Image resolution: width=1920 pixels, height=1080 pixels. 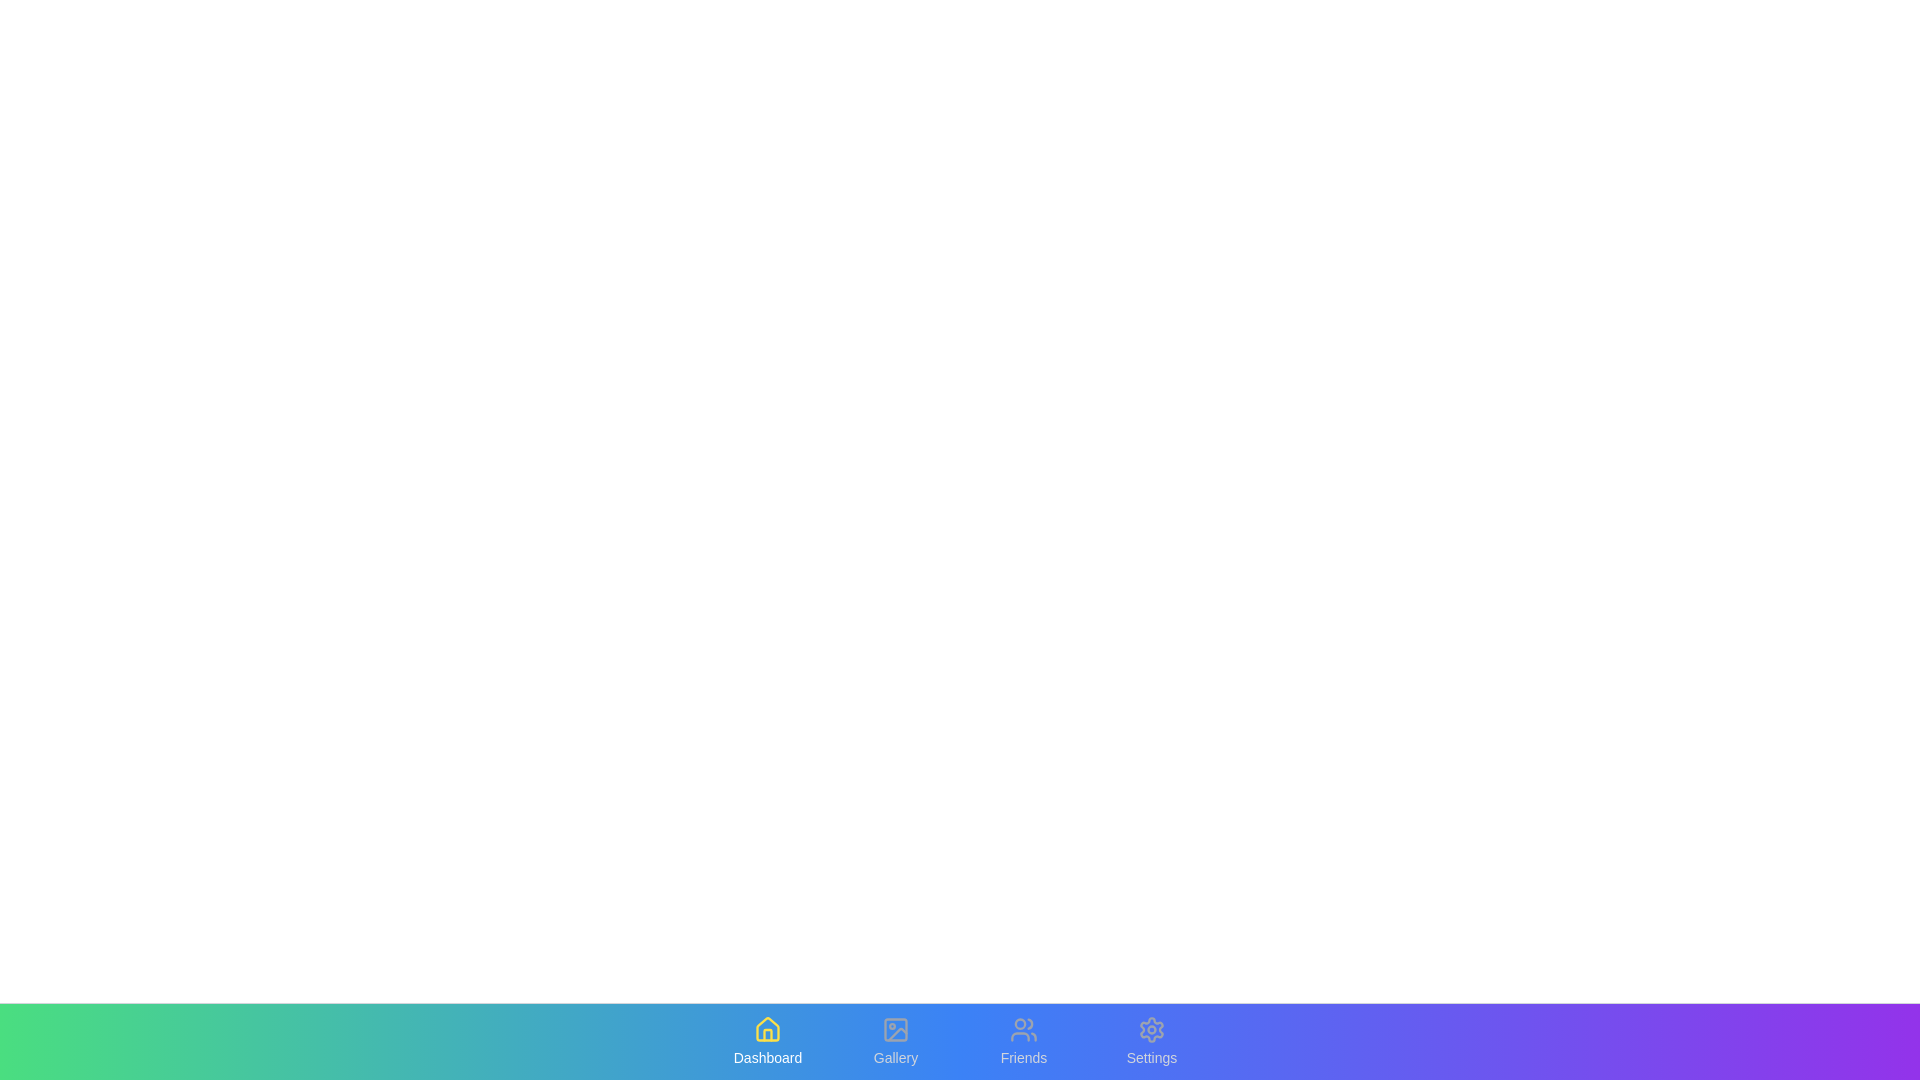 I want to click on the tab labeled Dashboard, so click(x=767, y=1040).